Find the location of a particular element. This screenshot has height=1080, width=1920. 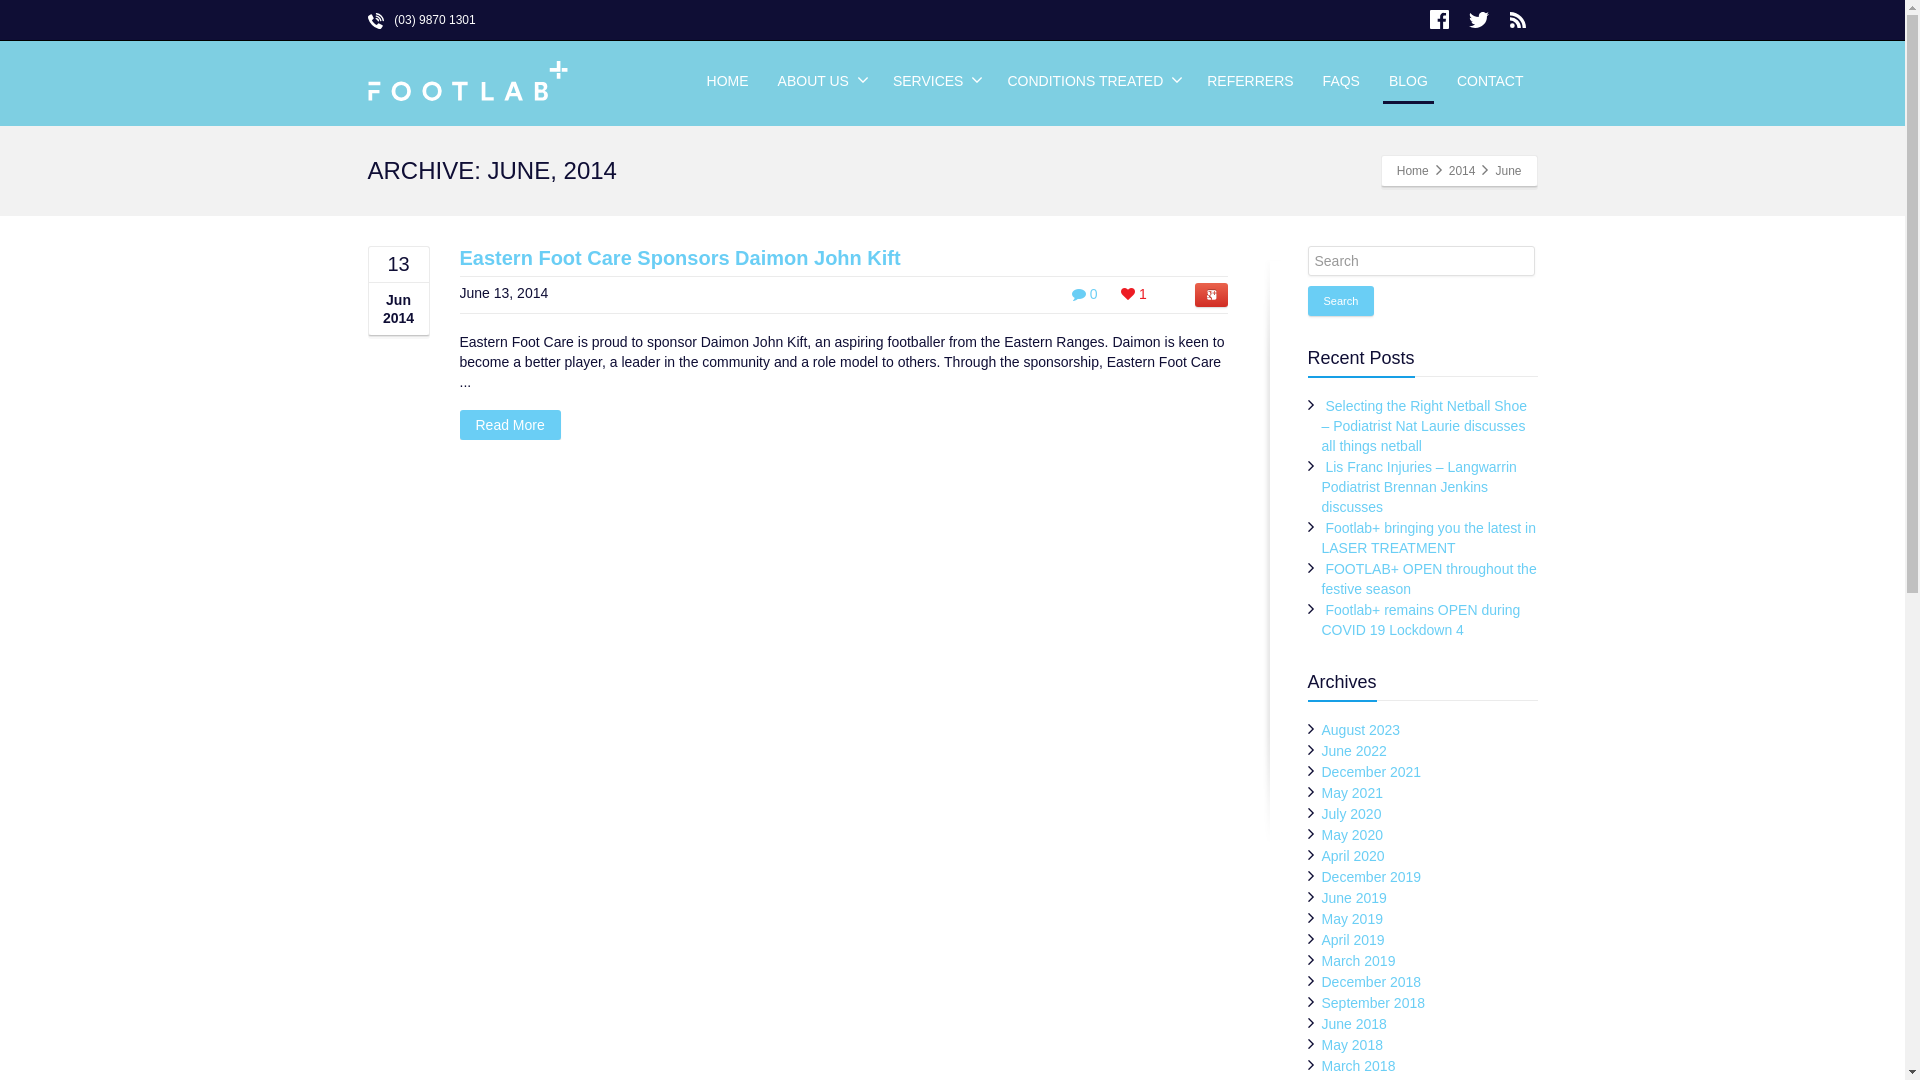

'CONDITIONS TREATED' is located at coordinates (1091, 80).